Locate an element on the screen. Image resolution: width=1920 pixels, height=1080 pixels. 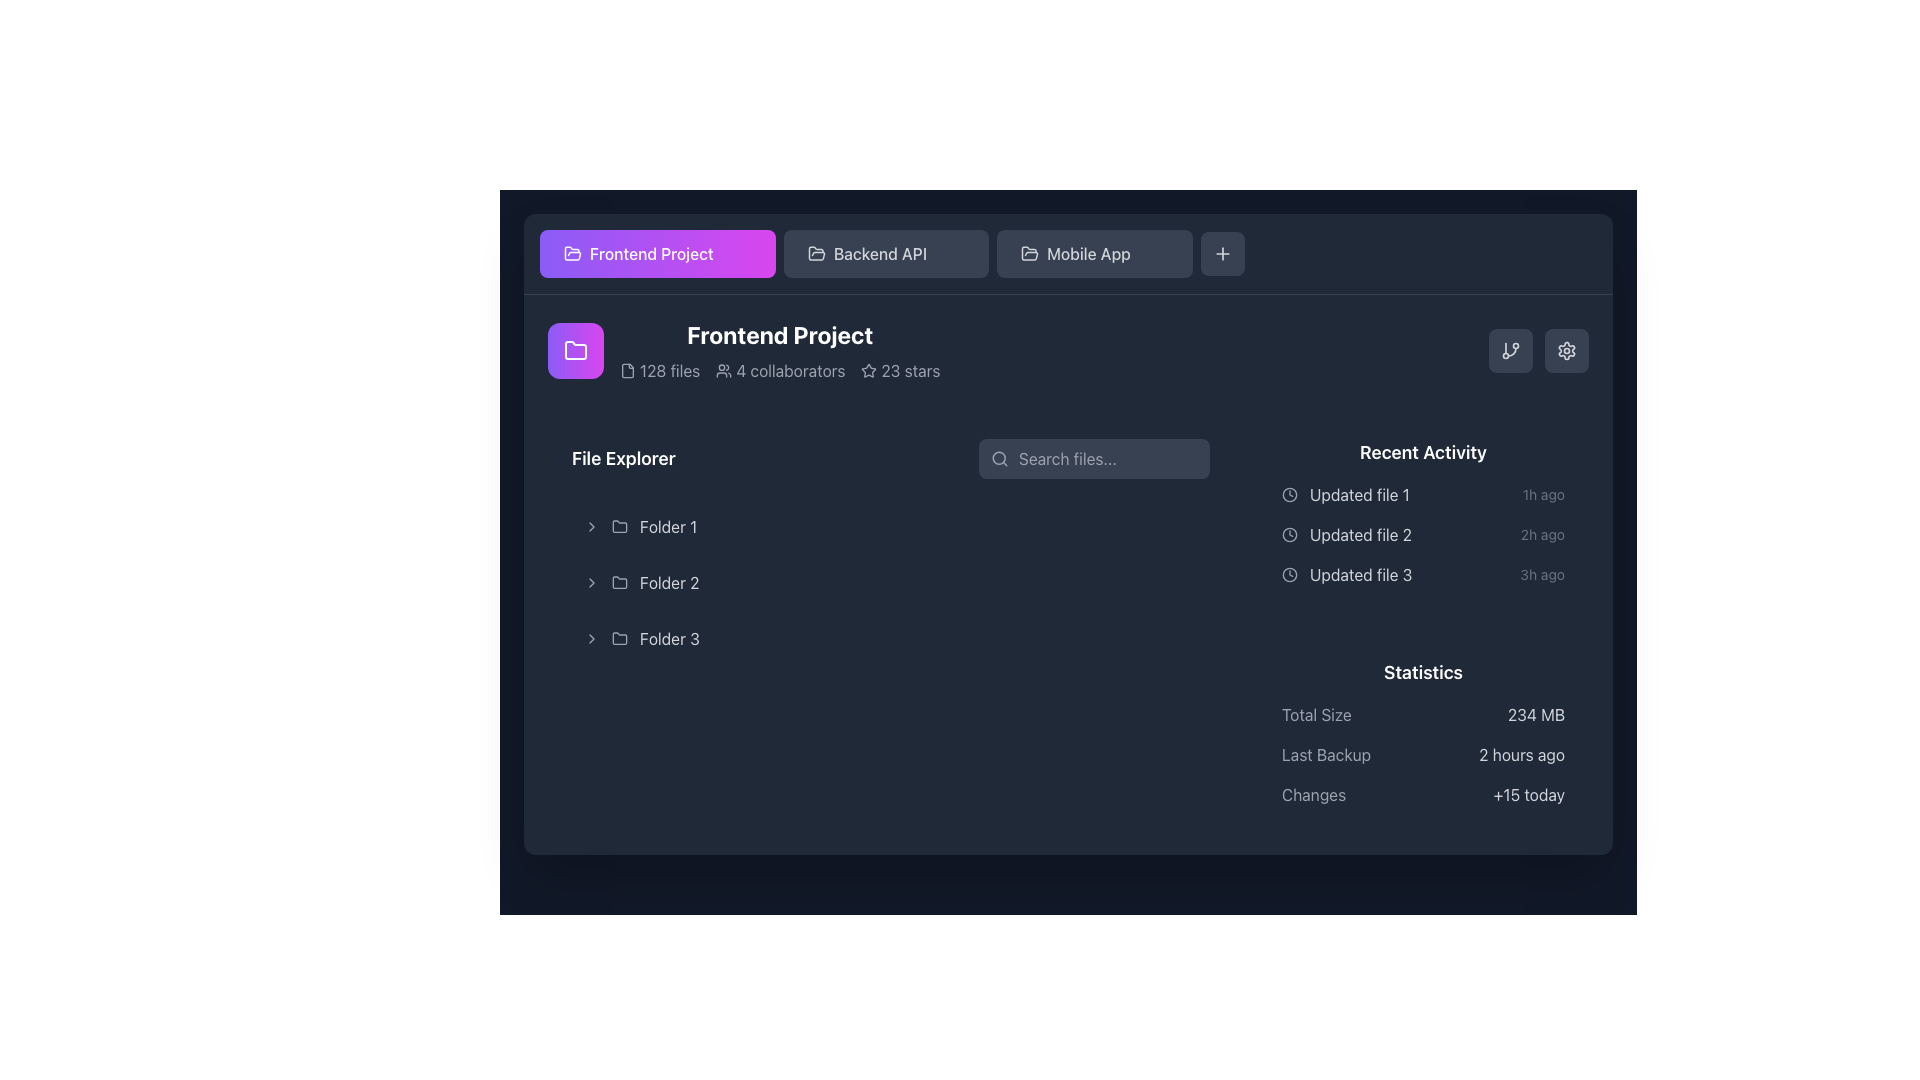
the chevron icon is located at coordinates (590, 639).